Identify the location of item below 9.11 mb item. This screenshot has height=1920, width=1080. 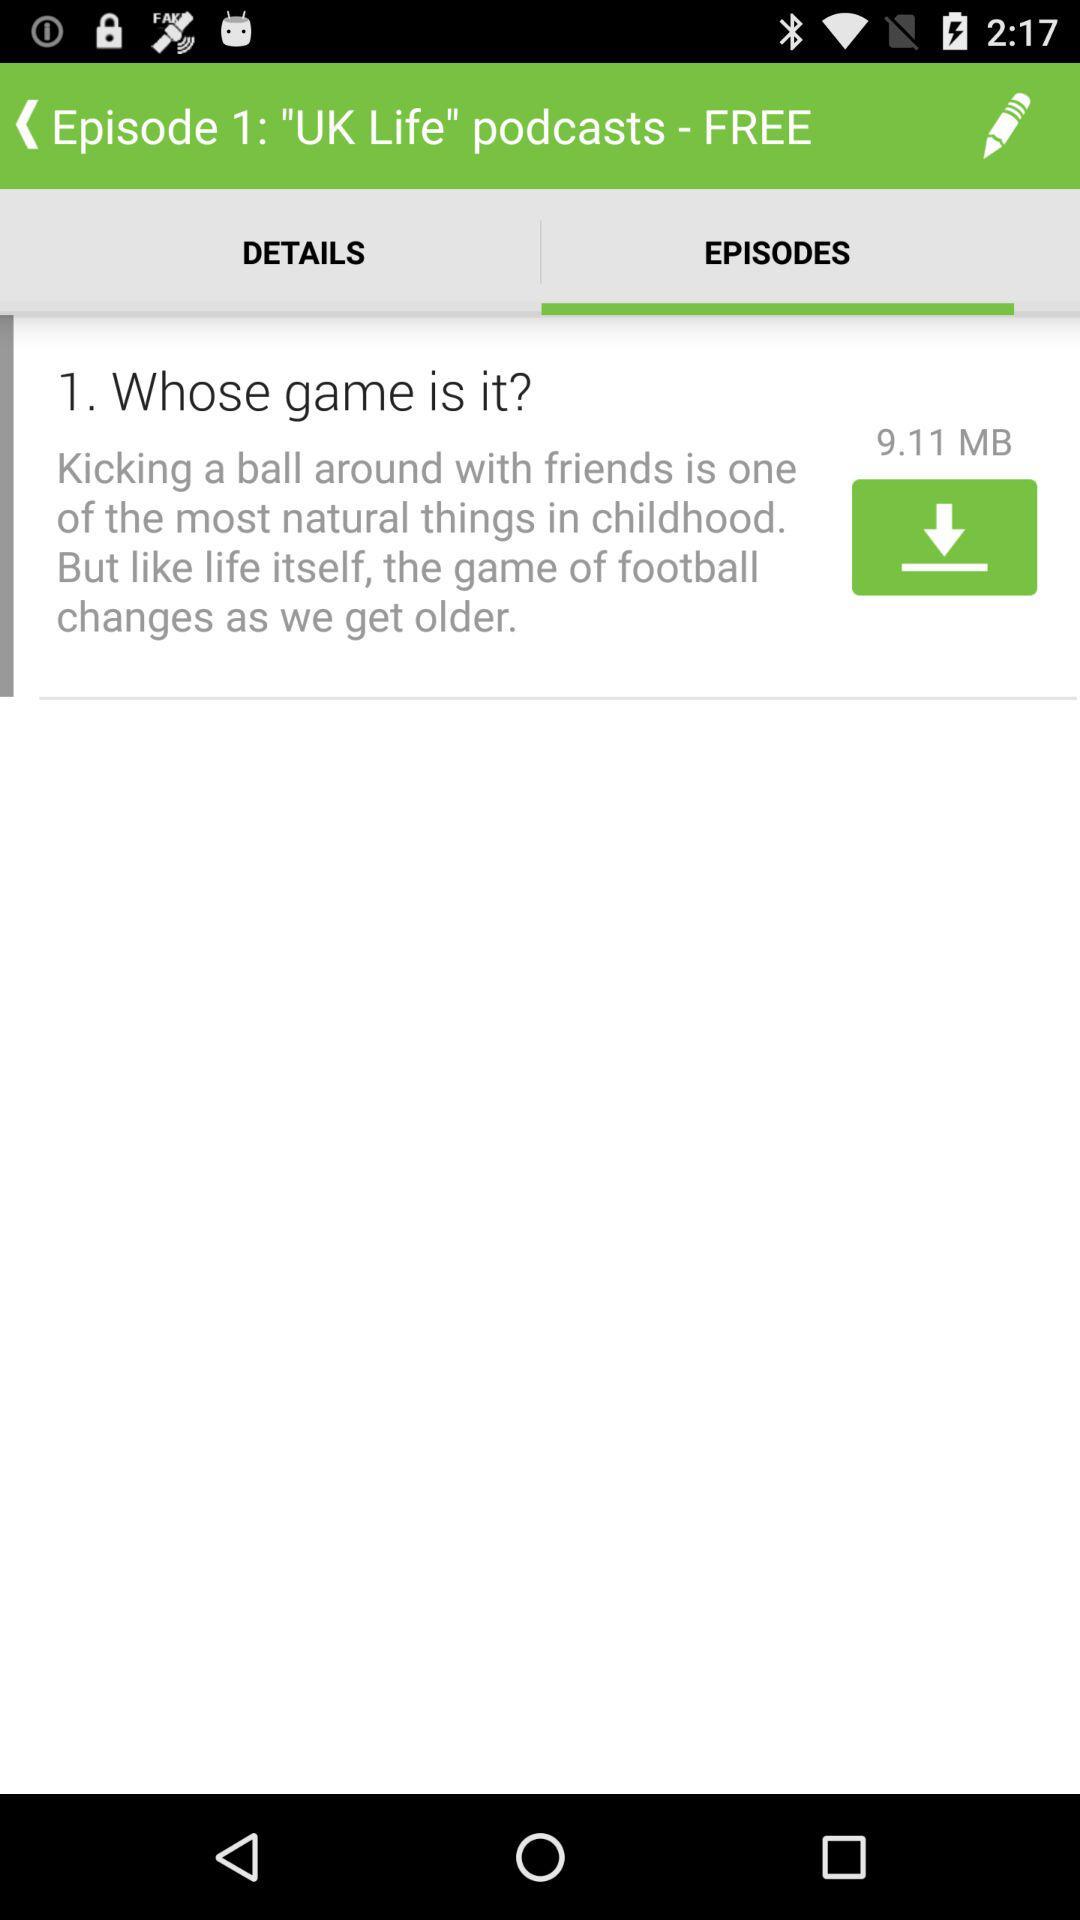
(944, 537).